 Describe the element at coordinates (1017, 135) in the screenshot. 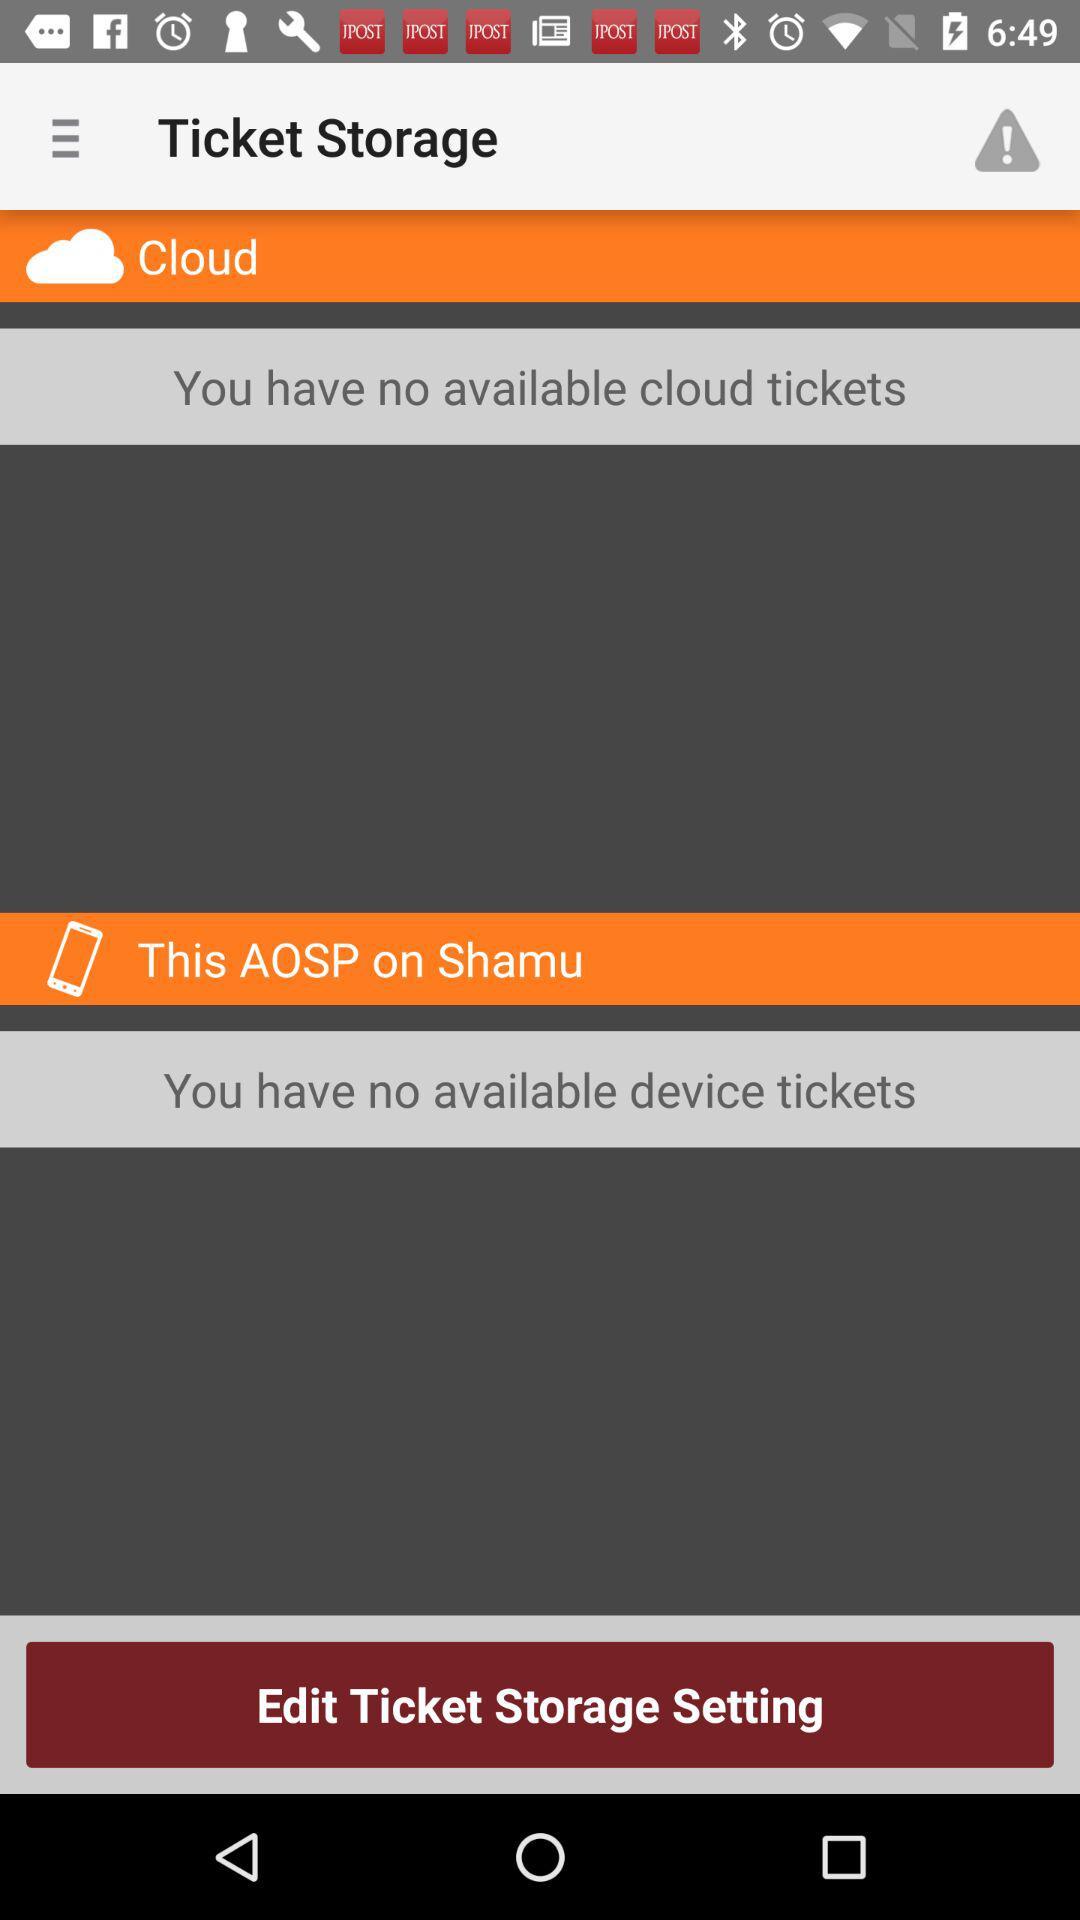

I see `the icon to the right of the ticket storage` at that location.